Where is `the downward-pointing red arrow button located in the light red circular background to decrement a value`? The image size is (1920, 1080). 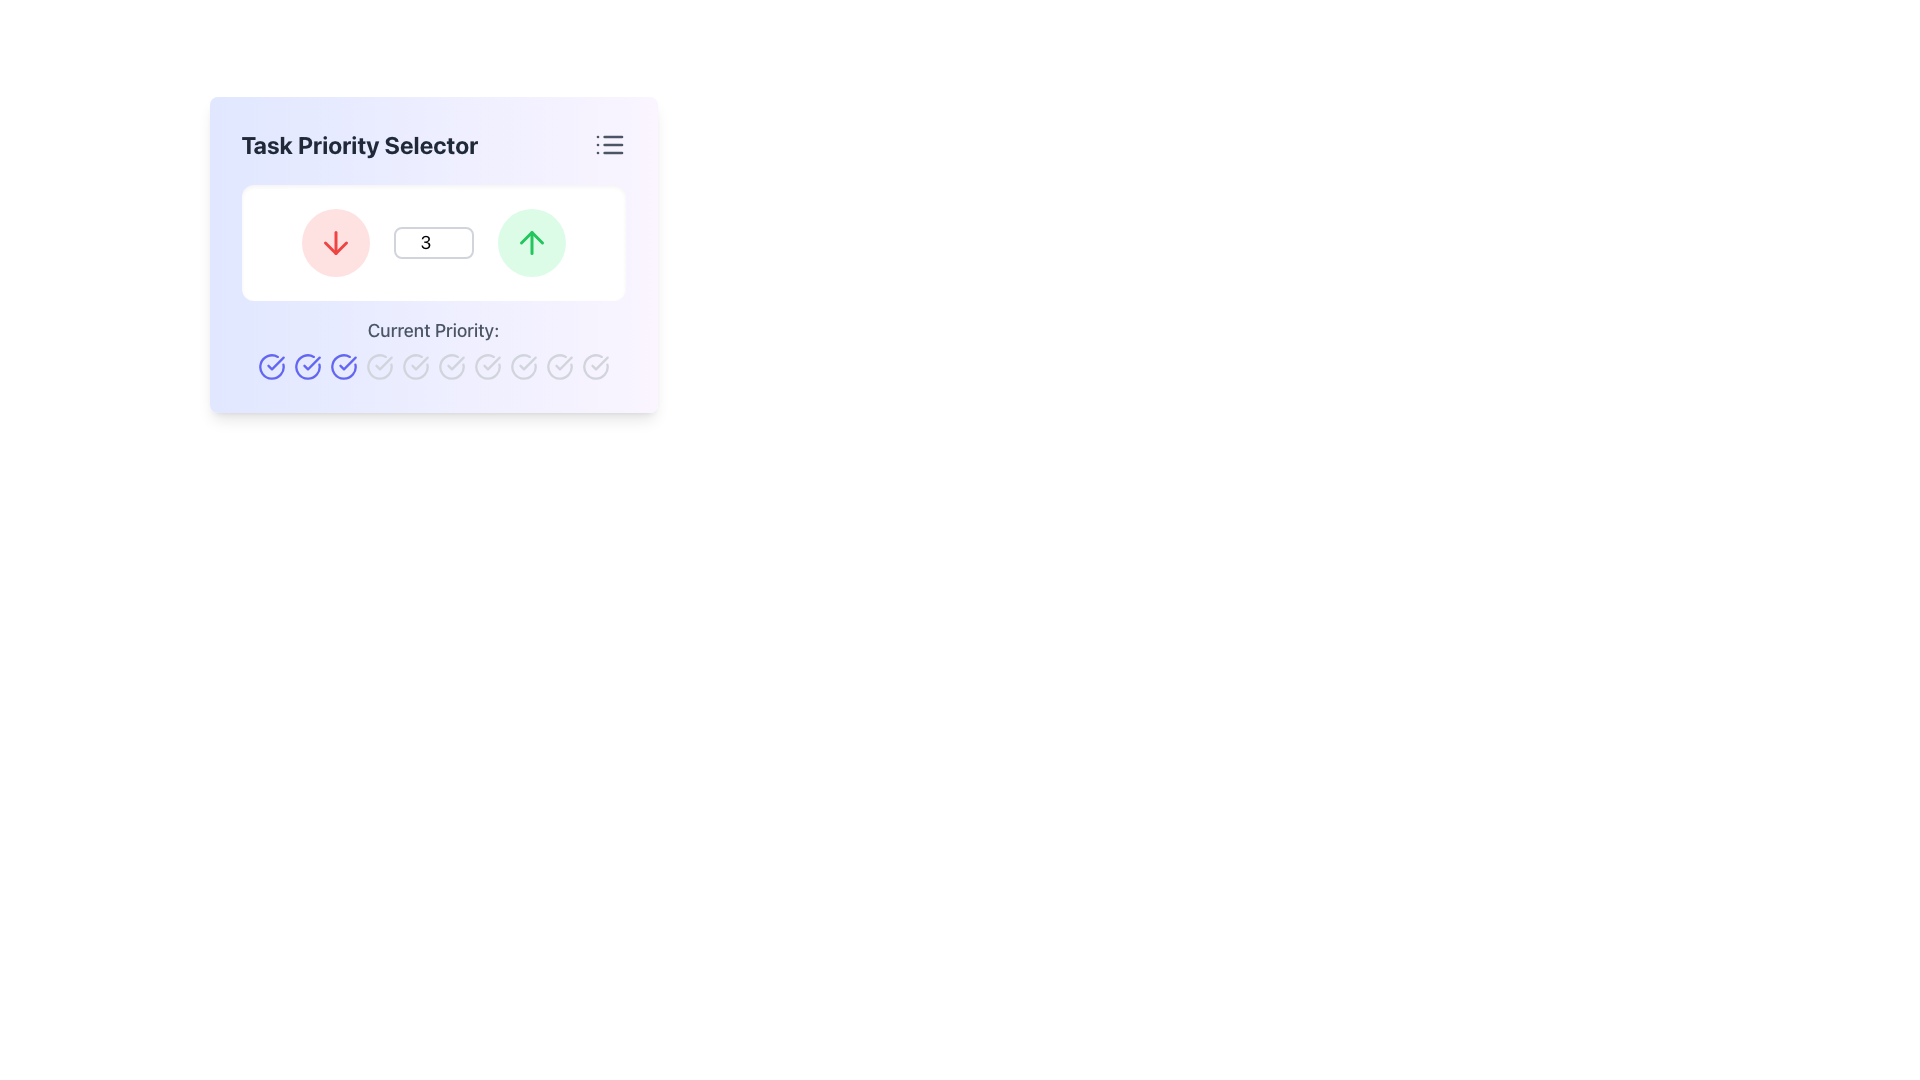 the downward-pointing red arrow button located in the light red circular background to decrement a value is located at coordinates (335, 242).